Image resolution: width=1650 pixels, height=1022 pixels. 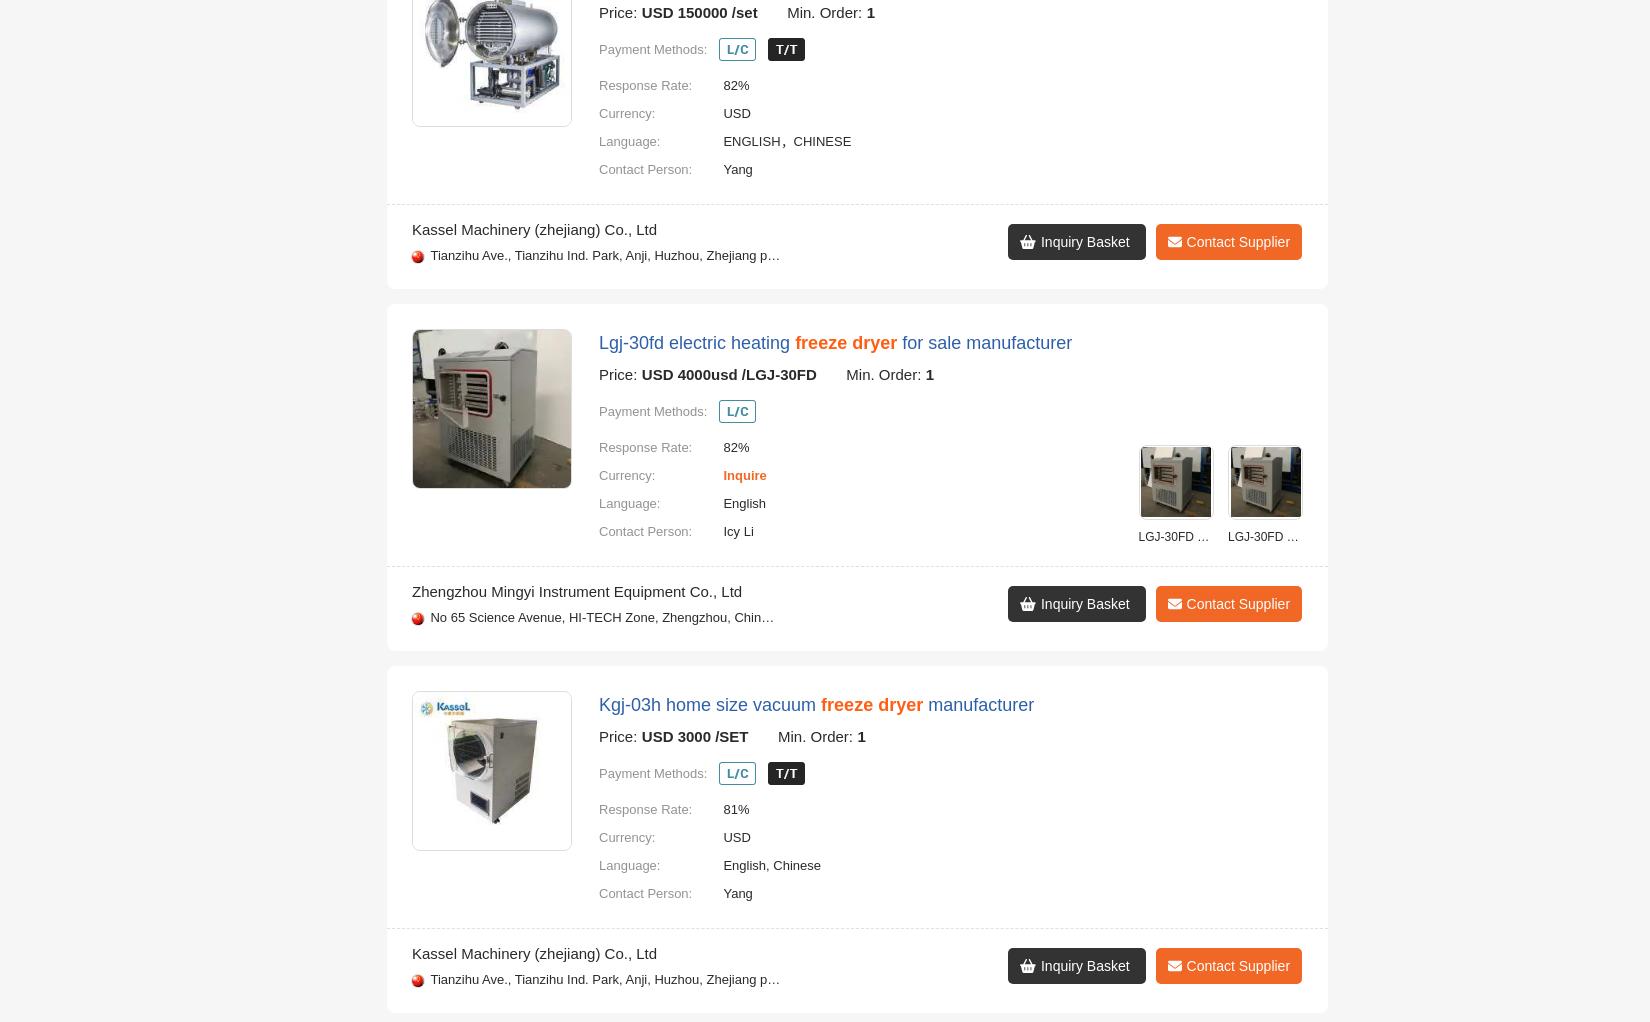 I want to click on 'Meng', so click(x=722, y=292).